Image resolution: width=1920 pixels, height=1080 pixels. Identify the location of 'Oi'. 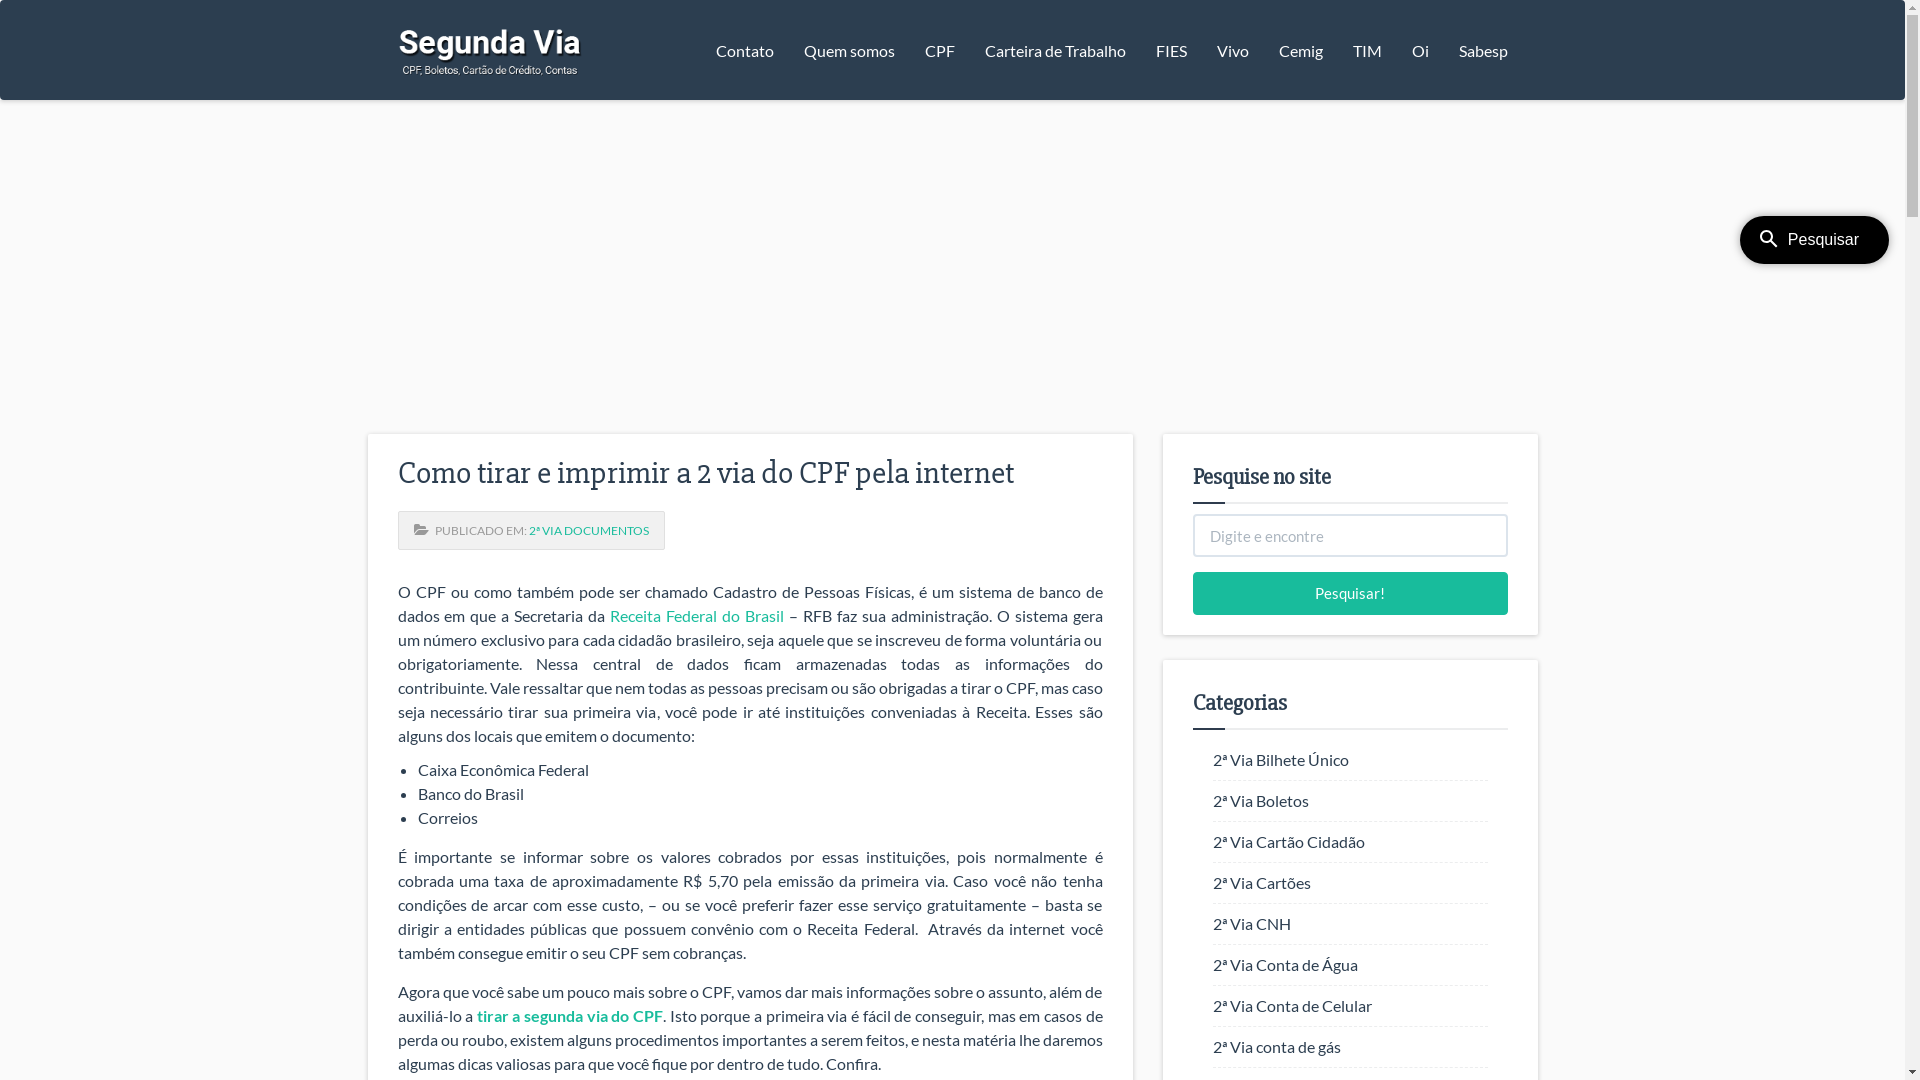
(1418, 49).